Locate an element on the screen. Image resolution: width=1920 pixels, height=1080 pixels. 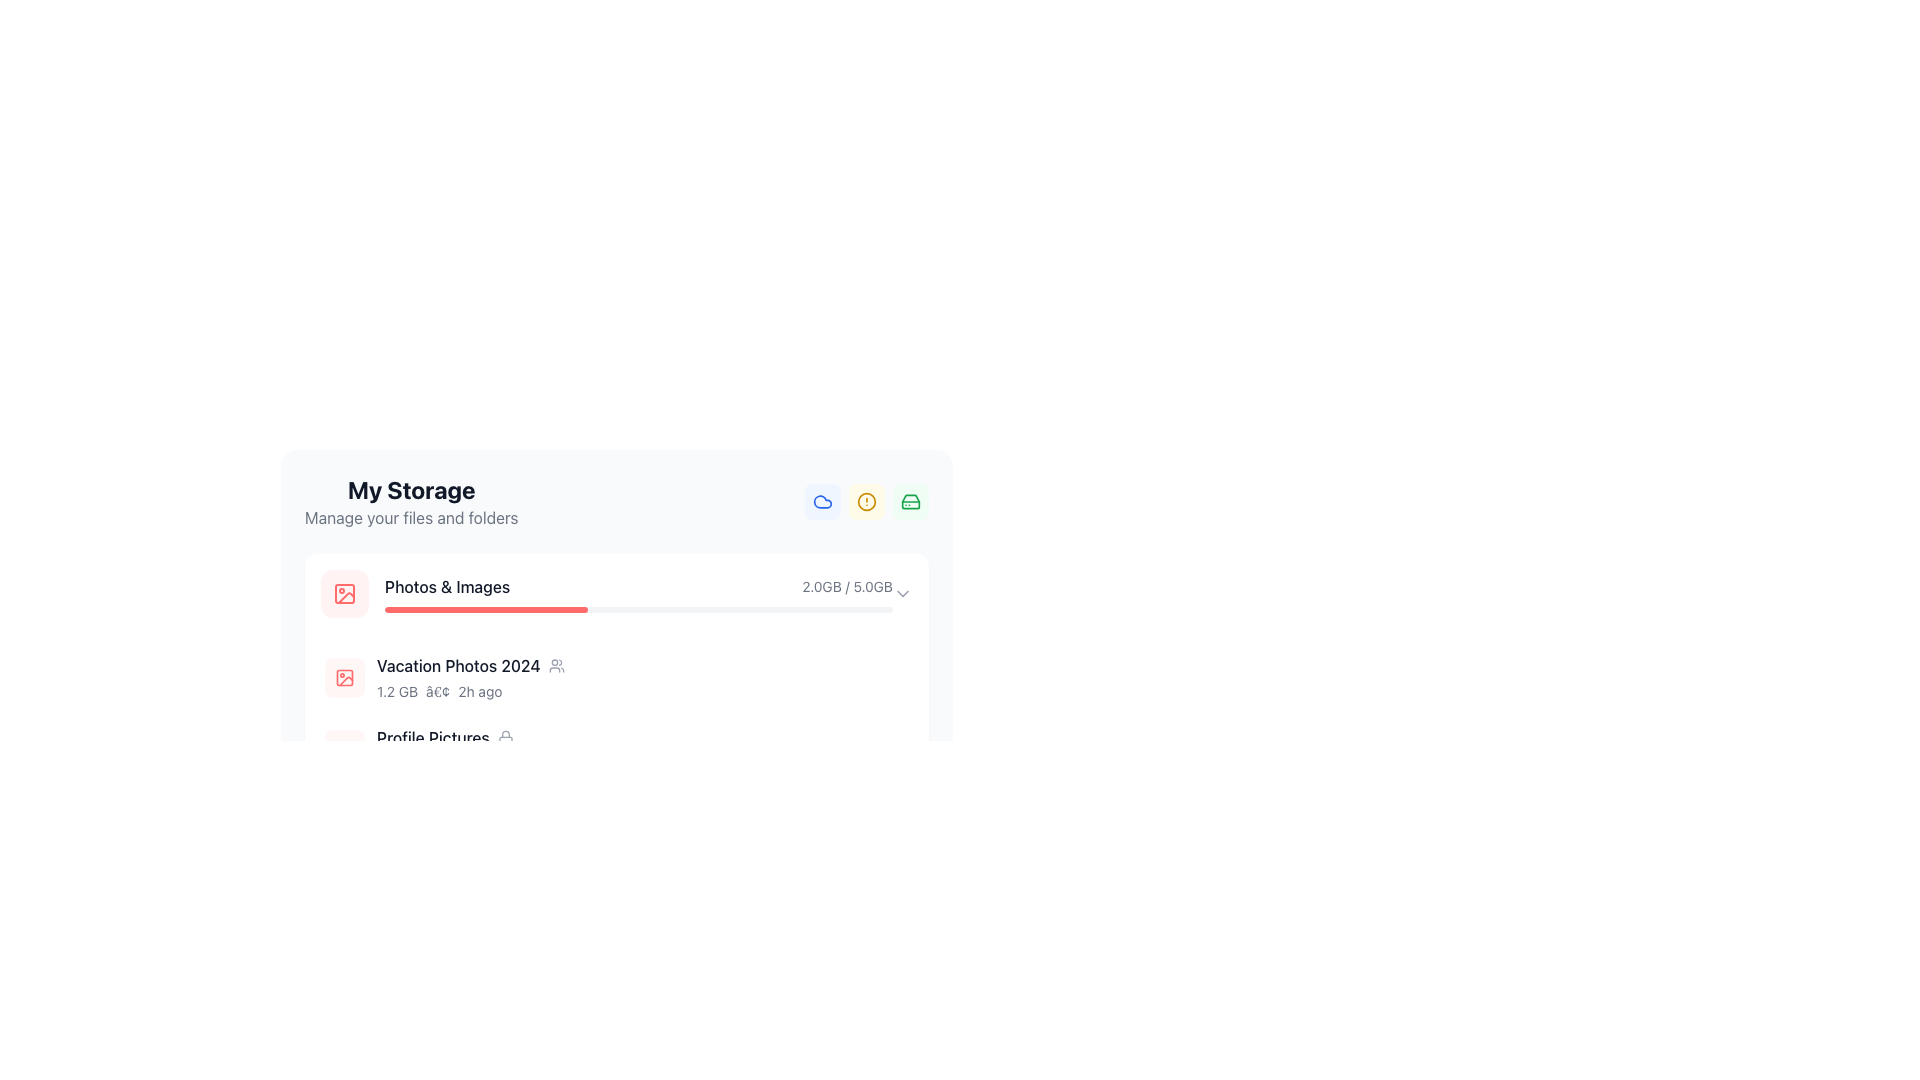
the text label providing the title or name for a storage category or item, located in the third row under the 'My Storage' header, with an SVG lock icon to the right is located at coordinates (432, 737).